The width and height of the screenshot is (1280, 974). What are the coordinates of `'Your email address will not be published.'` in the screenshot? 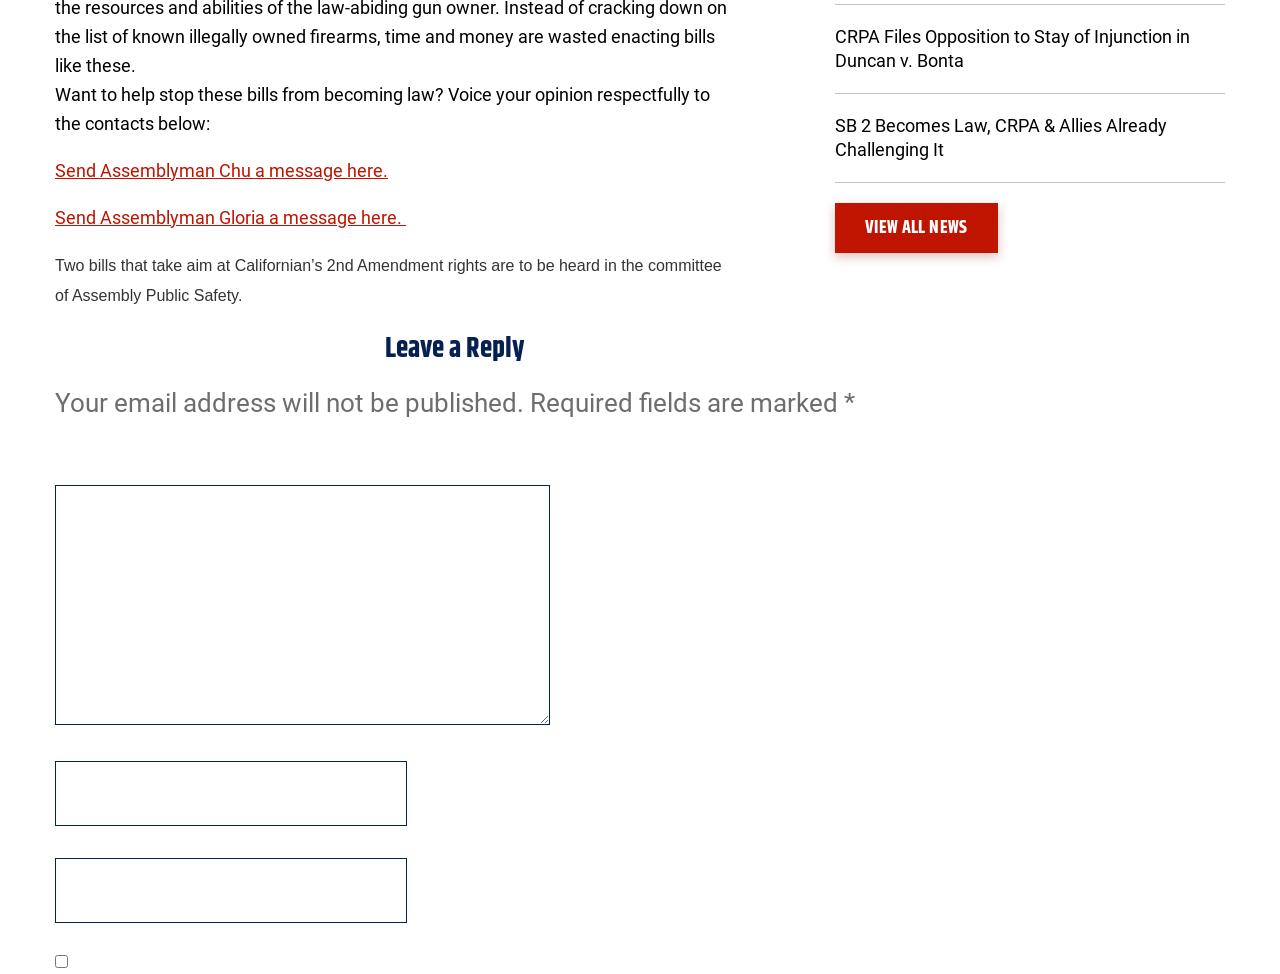 It's located at (288, 401).